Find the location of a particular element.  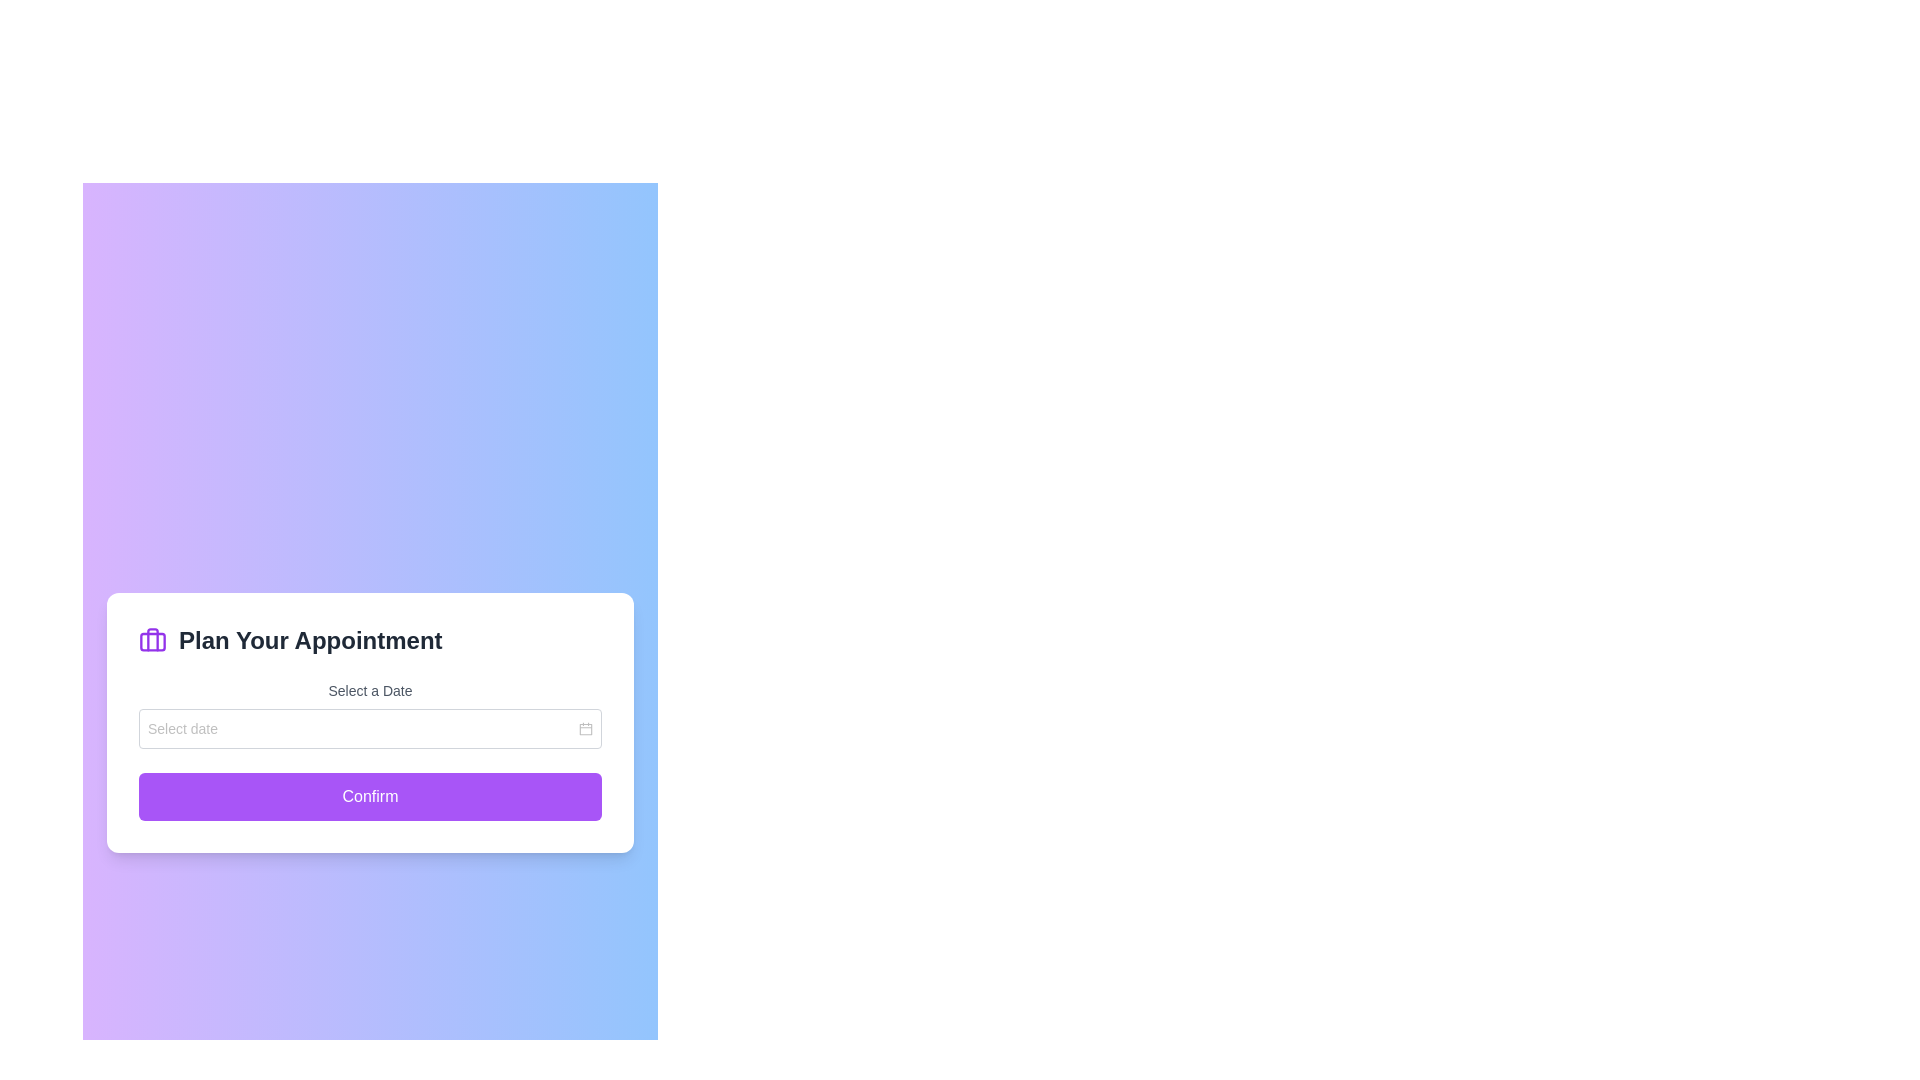

the decorative icon located to the left of the 'Plan Your Appointment' text in the header section is located at coordinates (152, 640).